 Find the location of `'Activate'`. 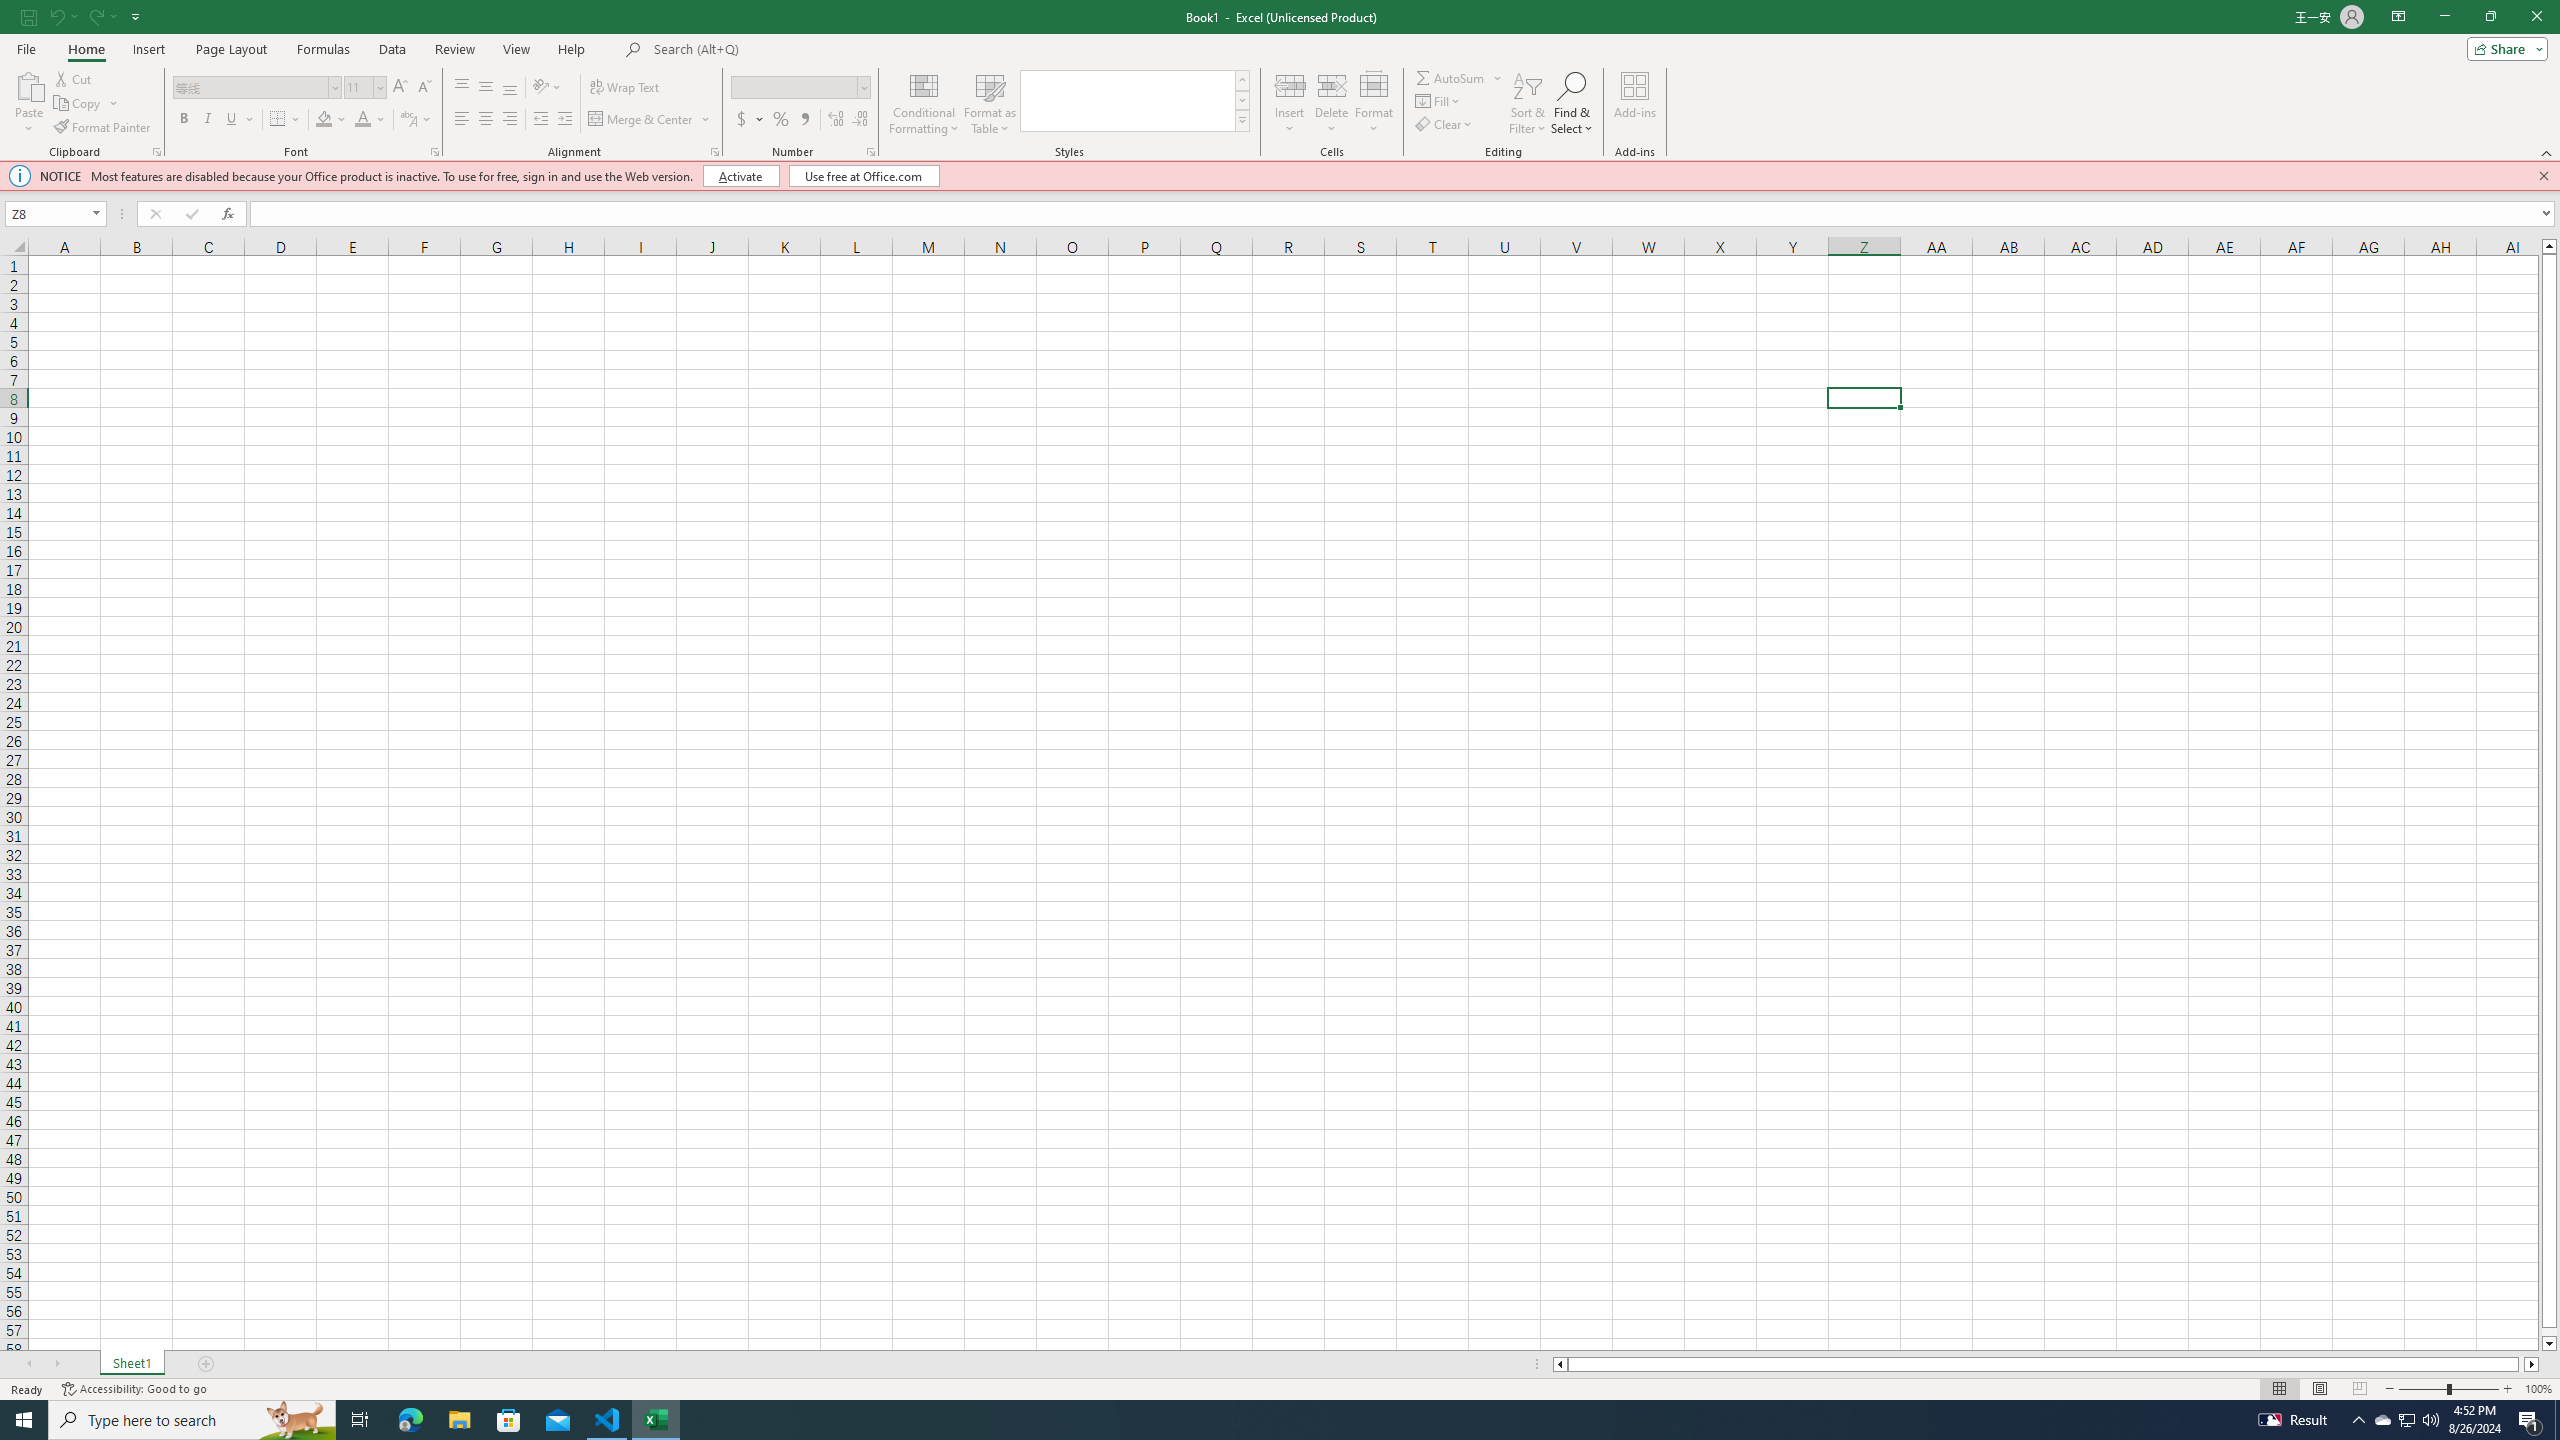

'Activate' is located at coordinates (741, 176).